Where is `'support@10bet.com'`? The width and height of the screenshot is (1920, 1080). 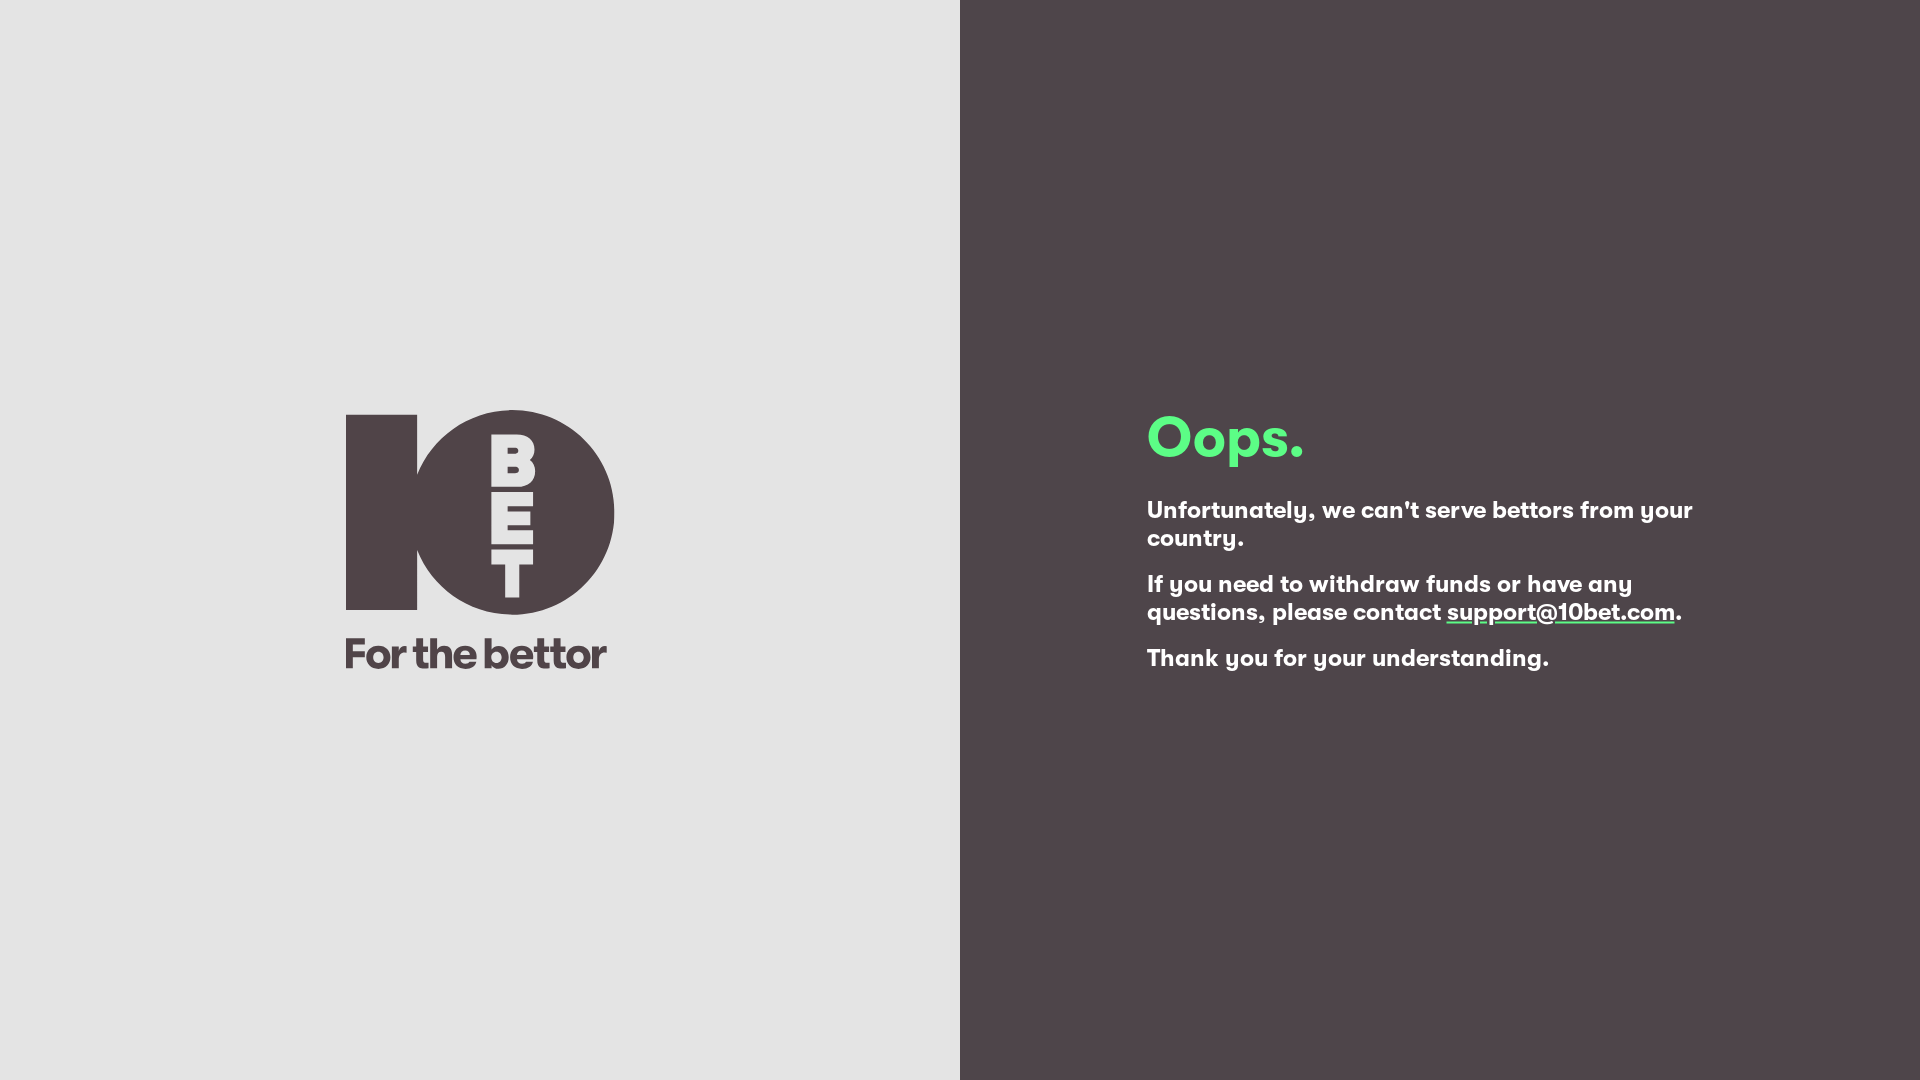 'support@10bet.com' is located at coordinates (1445, 611).